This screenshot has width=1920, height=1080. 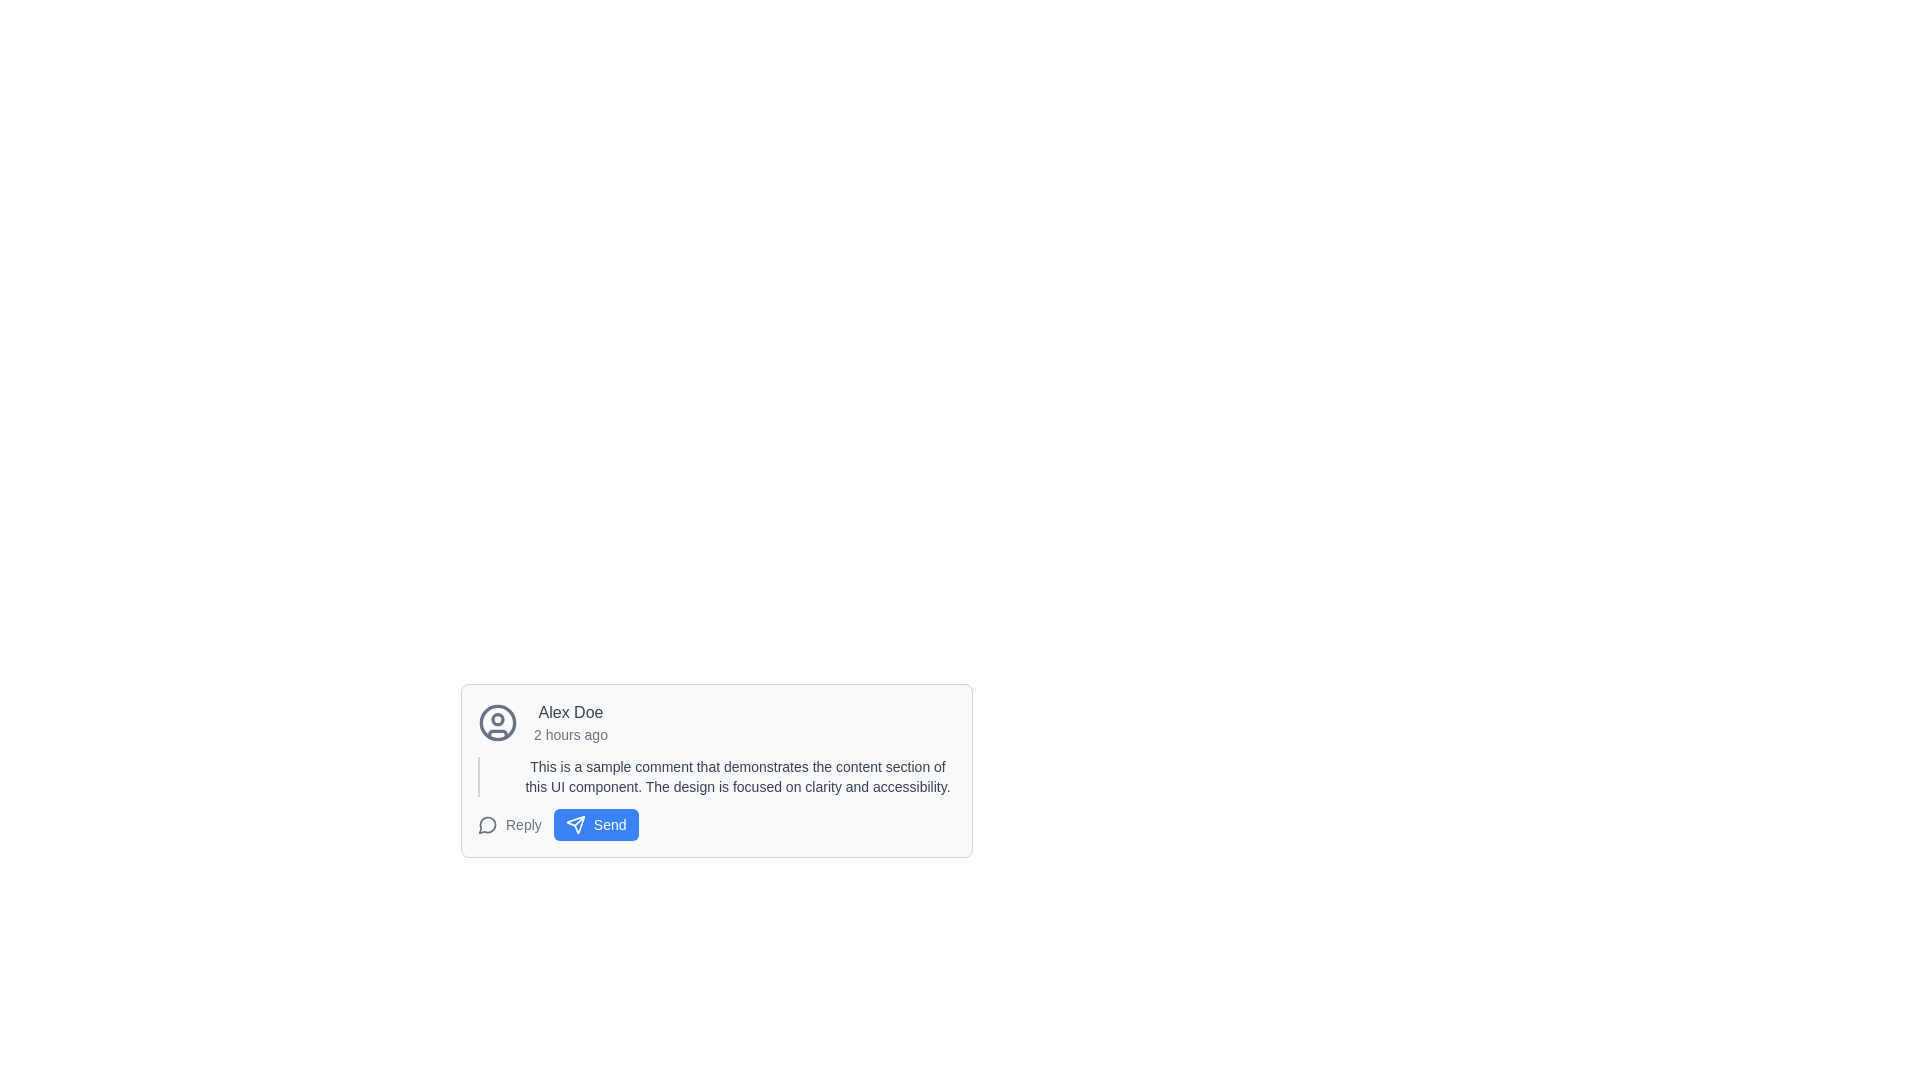 What do you see at coordinates (574, 825) in the screenshot?
I see `the triangular send icon located in the lower right segment of the comment box interface` at bounding box center [574, 825].